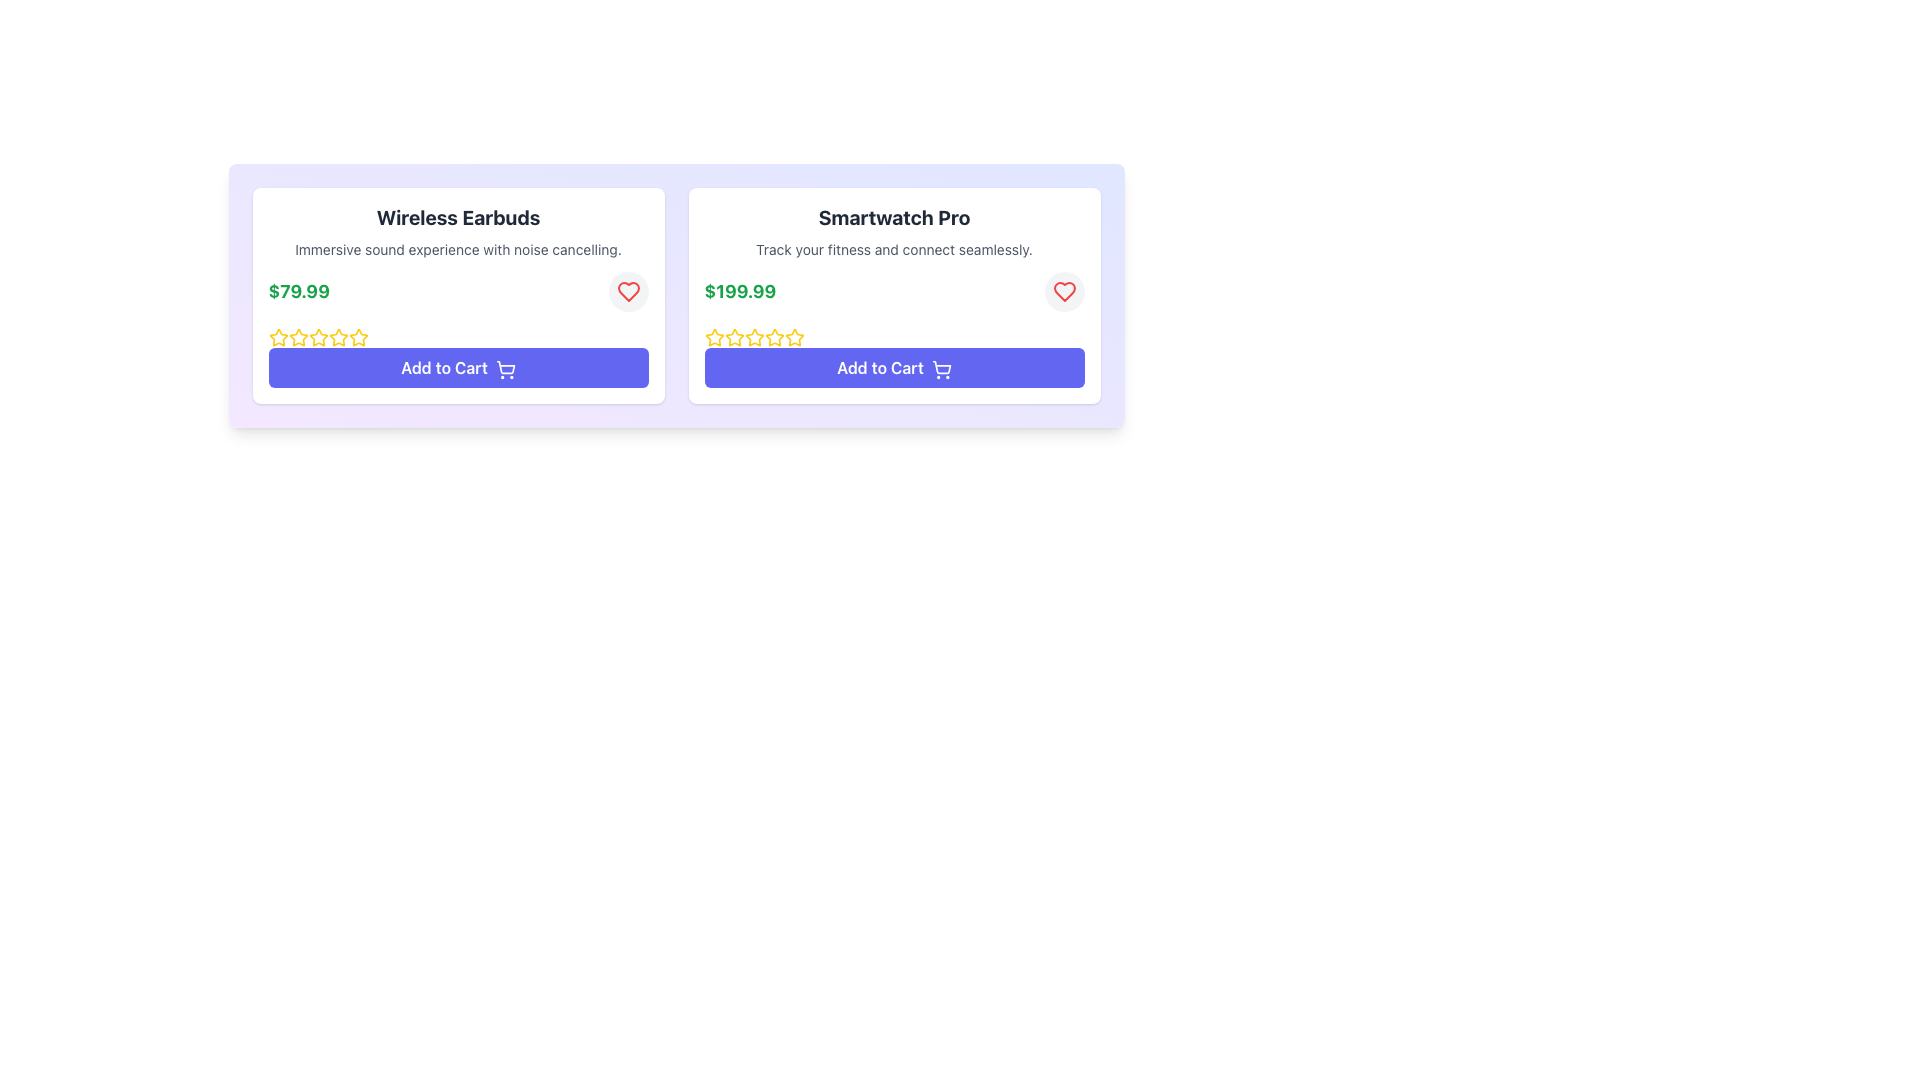 Image resolution: width=1920 pixels, height=1080 pixels. Describe the element at coordinates (358, 336) in the screenshot. I see `the fourth star in the five-star rating system for the 'Wireless Earbuds' product card, which is visually distinct with a yellow color fill and intricate design details` at that location.